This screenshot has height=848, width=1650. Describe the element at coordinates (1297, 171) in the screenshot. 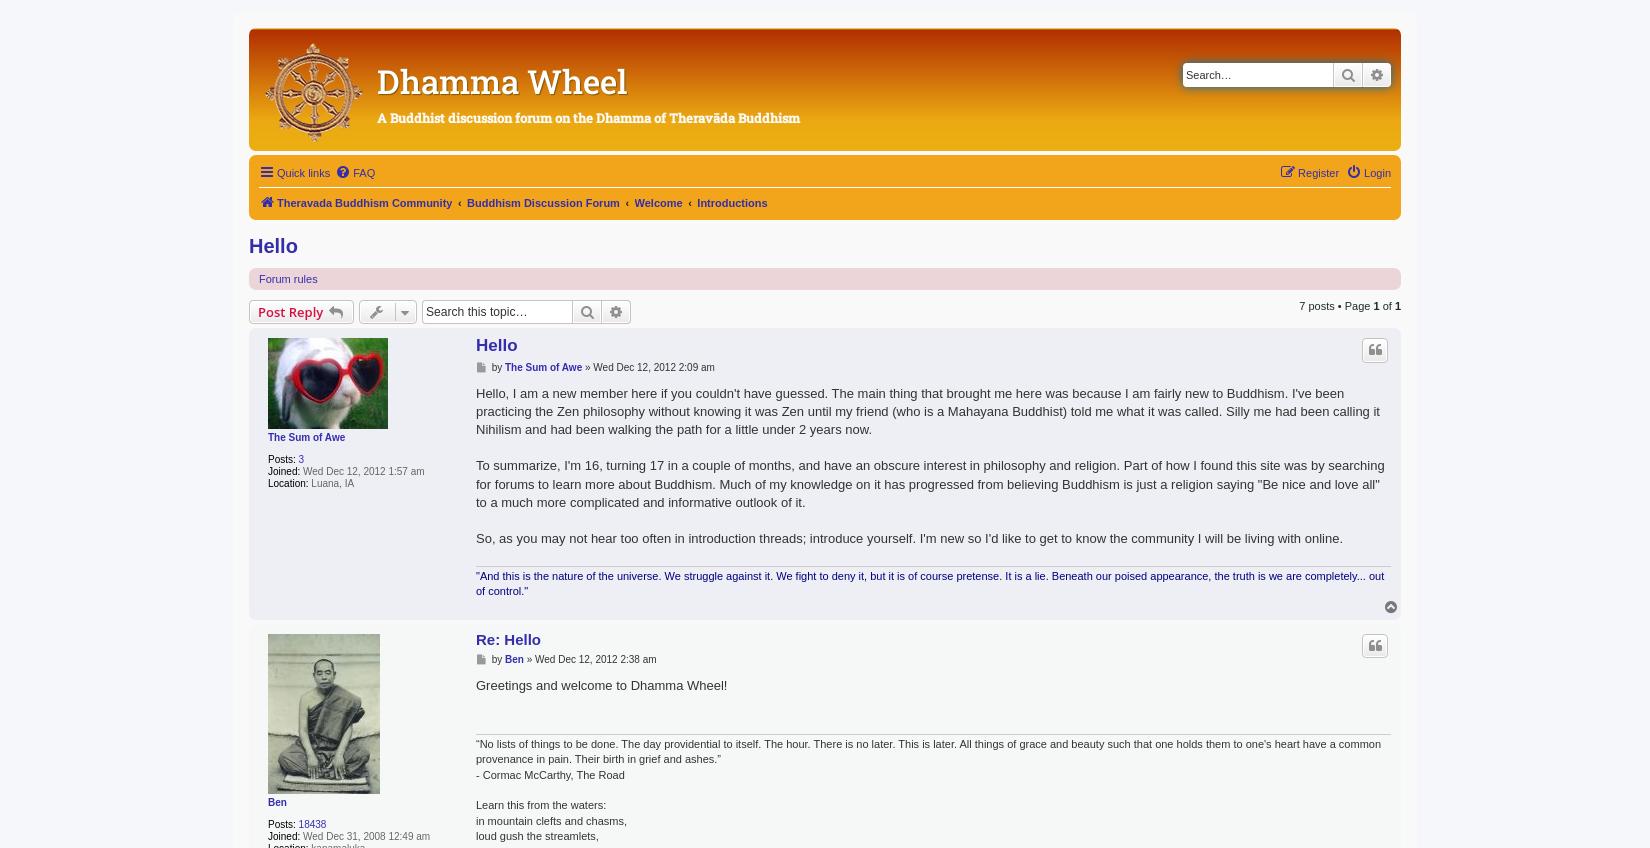

I see `'Register'` at that location.